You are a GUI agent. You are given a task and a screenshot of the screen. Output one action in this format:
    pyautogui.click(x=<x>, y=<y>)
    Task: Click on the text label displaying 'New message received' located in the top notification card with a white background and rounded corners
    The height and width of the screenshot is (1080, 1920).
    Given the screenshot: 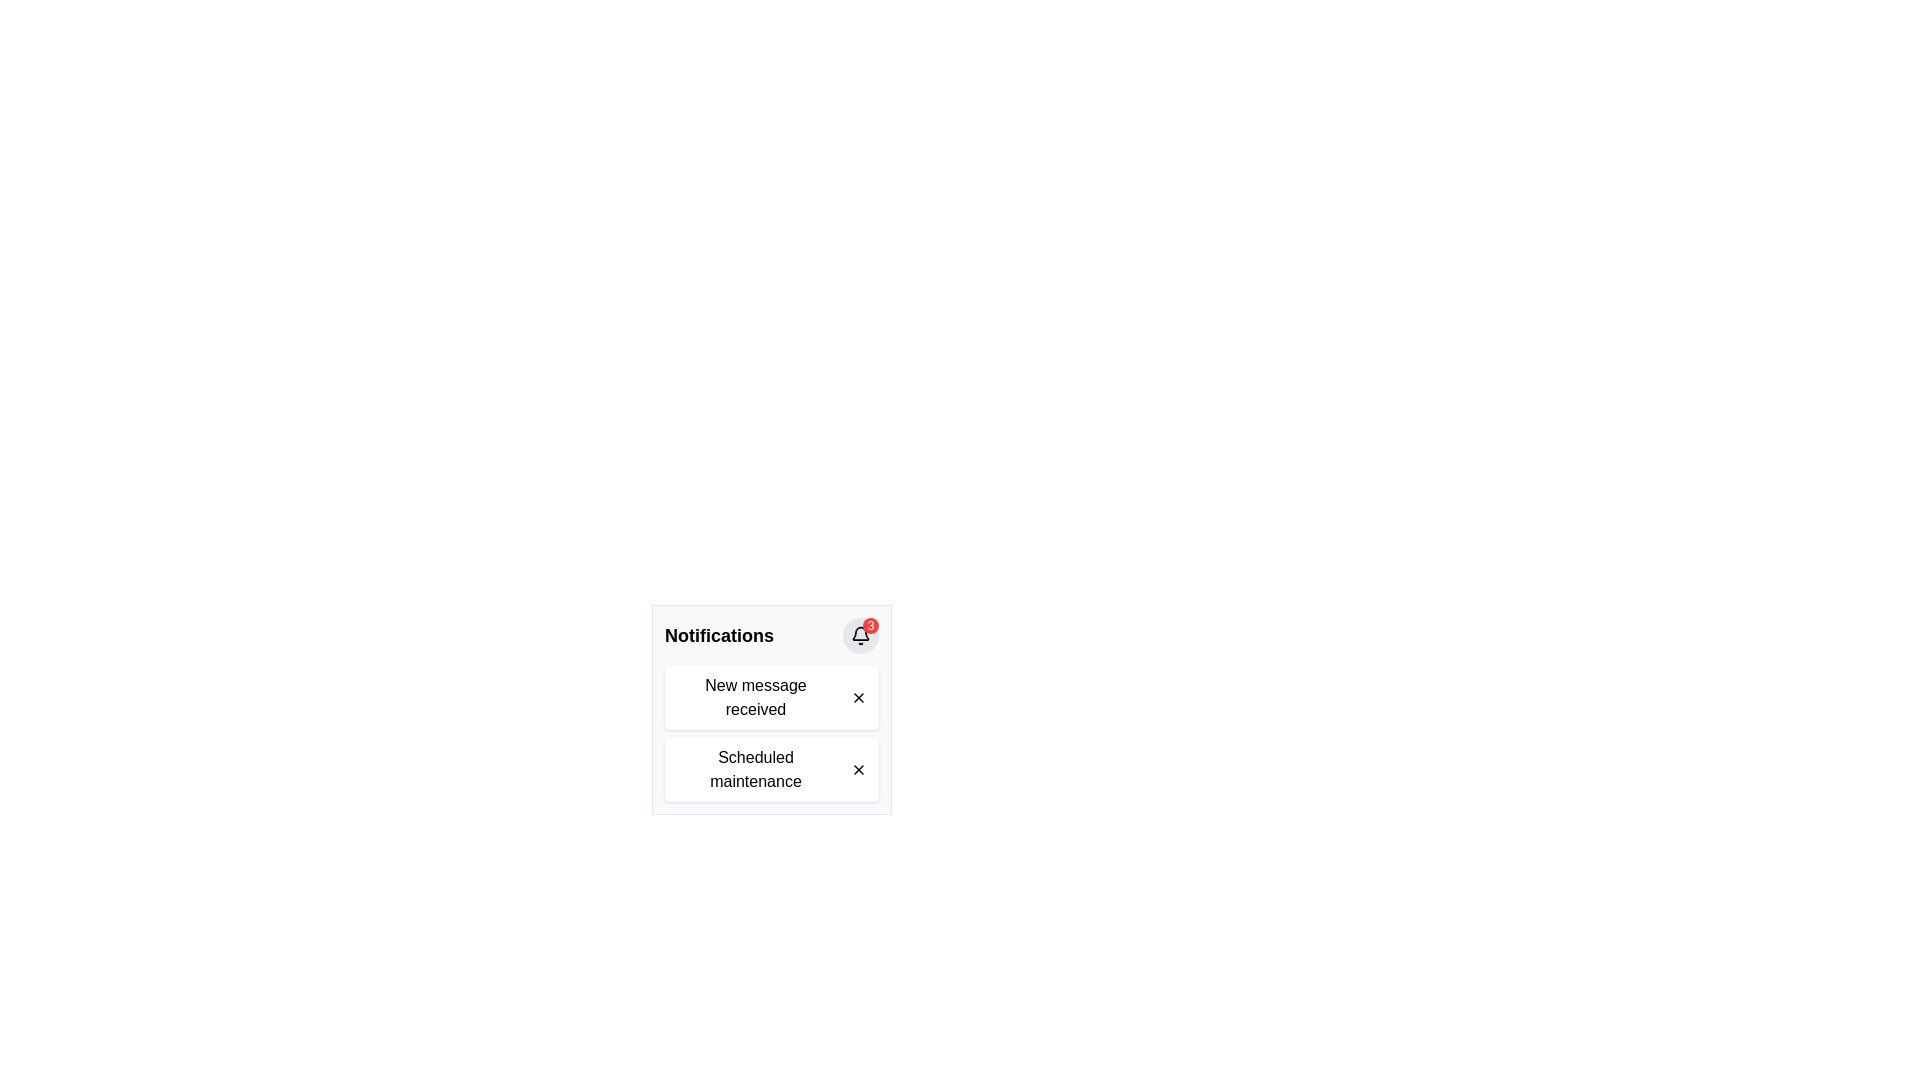 What is the action you would take?
    pyautogui.click(x=754, y=697)
    